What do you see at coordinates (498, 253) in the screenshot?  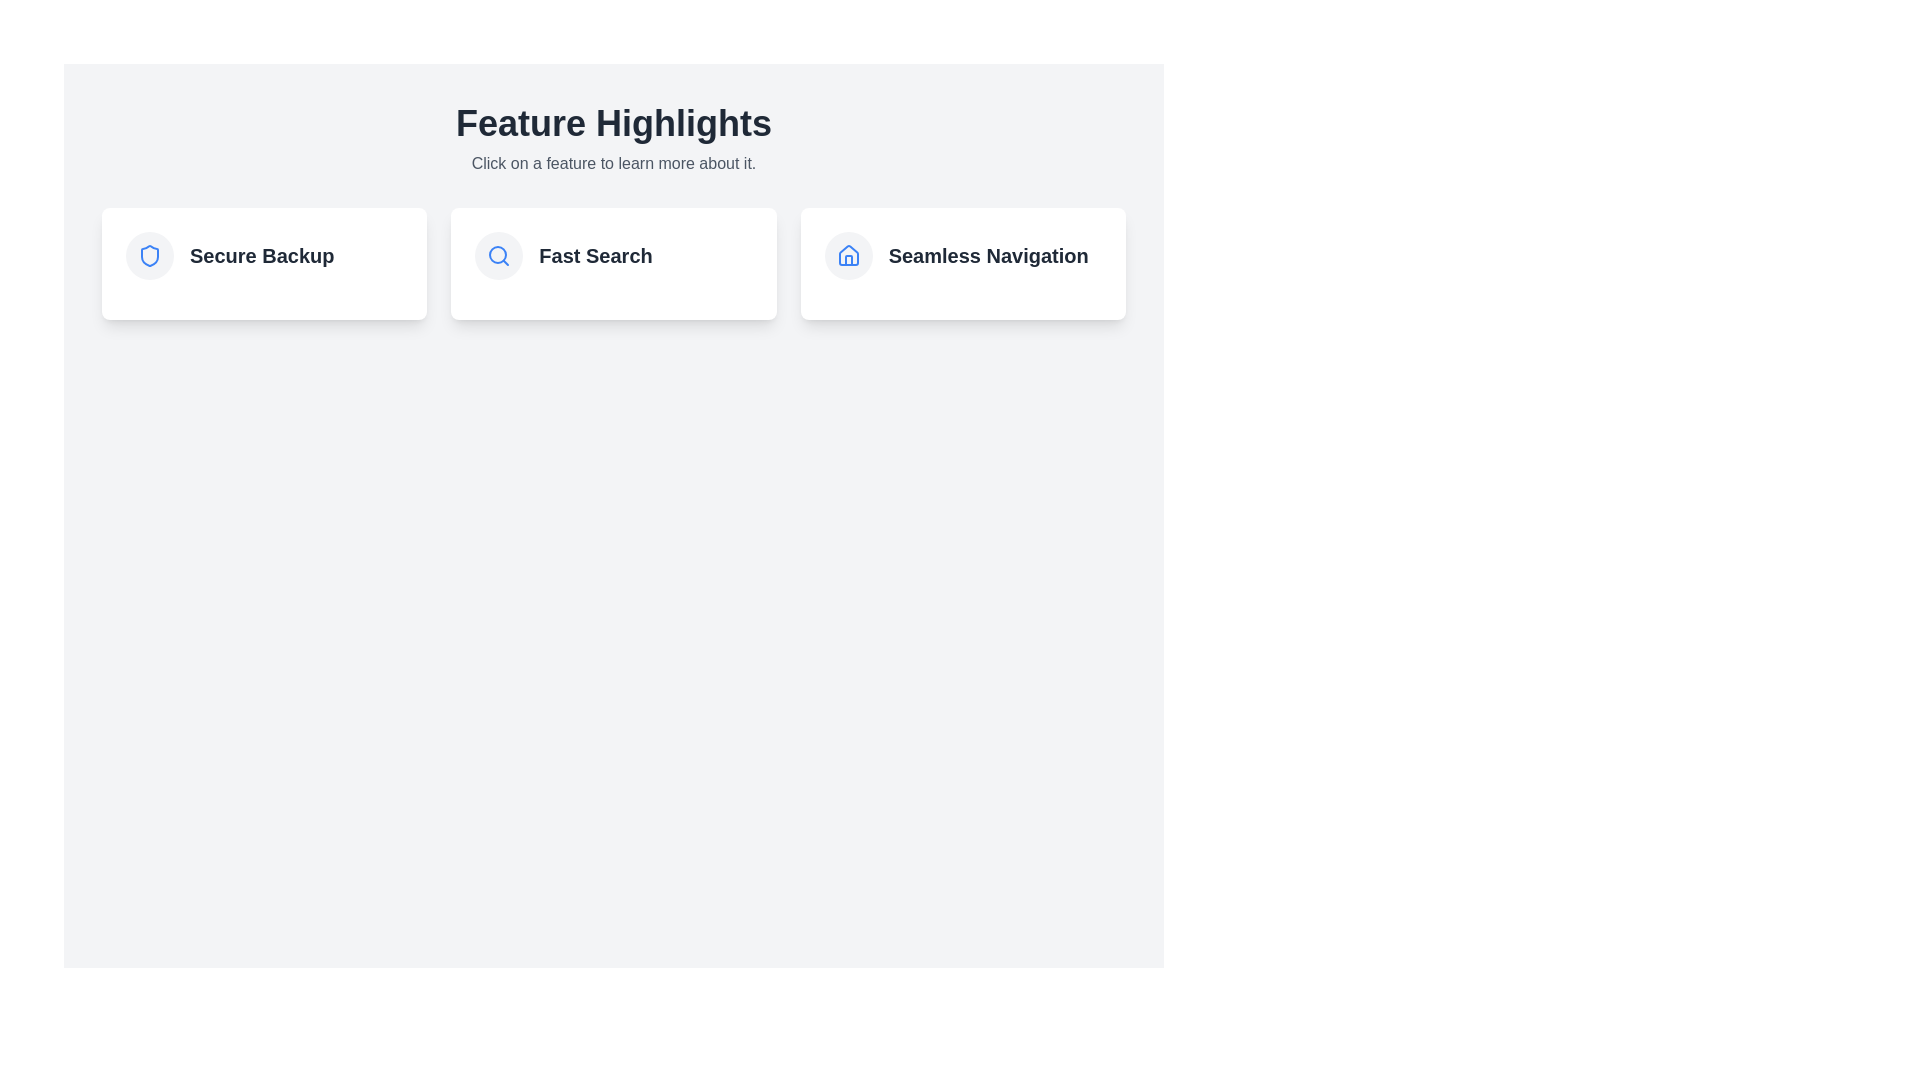 I see `circular graphical feature within the search icon located in the second card labeled 'Fast Search' by clicking on its center` at bounding box center [498, 253].